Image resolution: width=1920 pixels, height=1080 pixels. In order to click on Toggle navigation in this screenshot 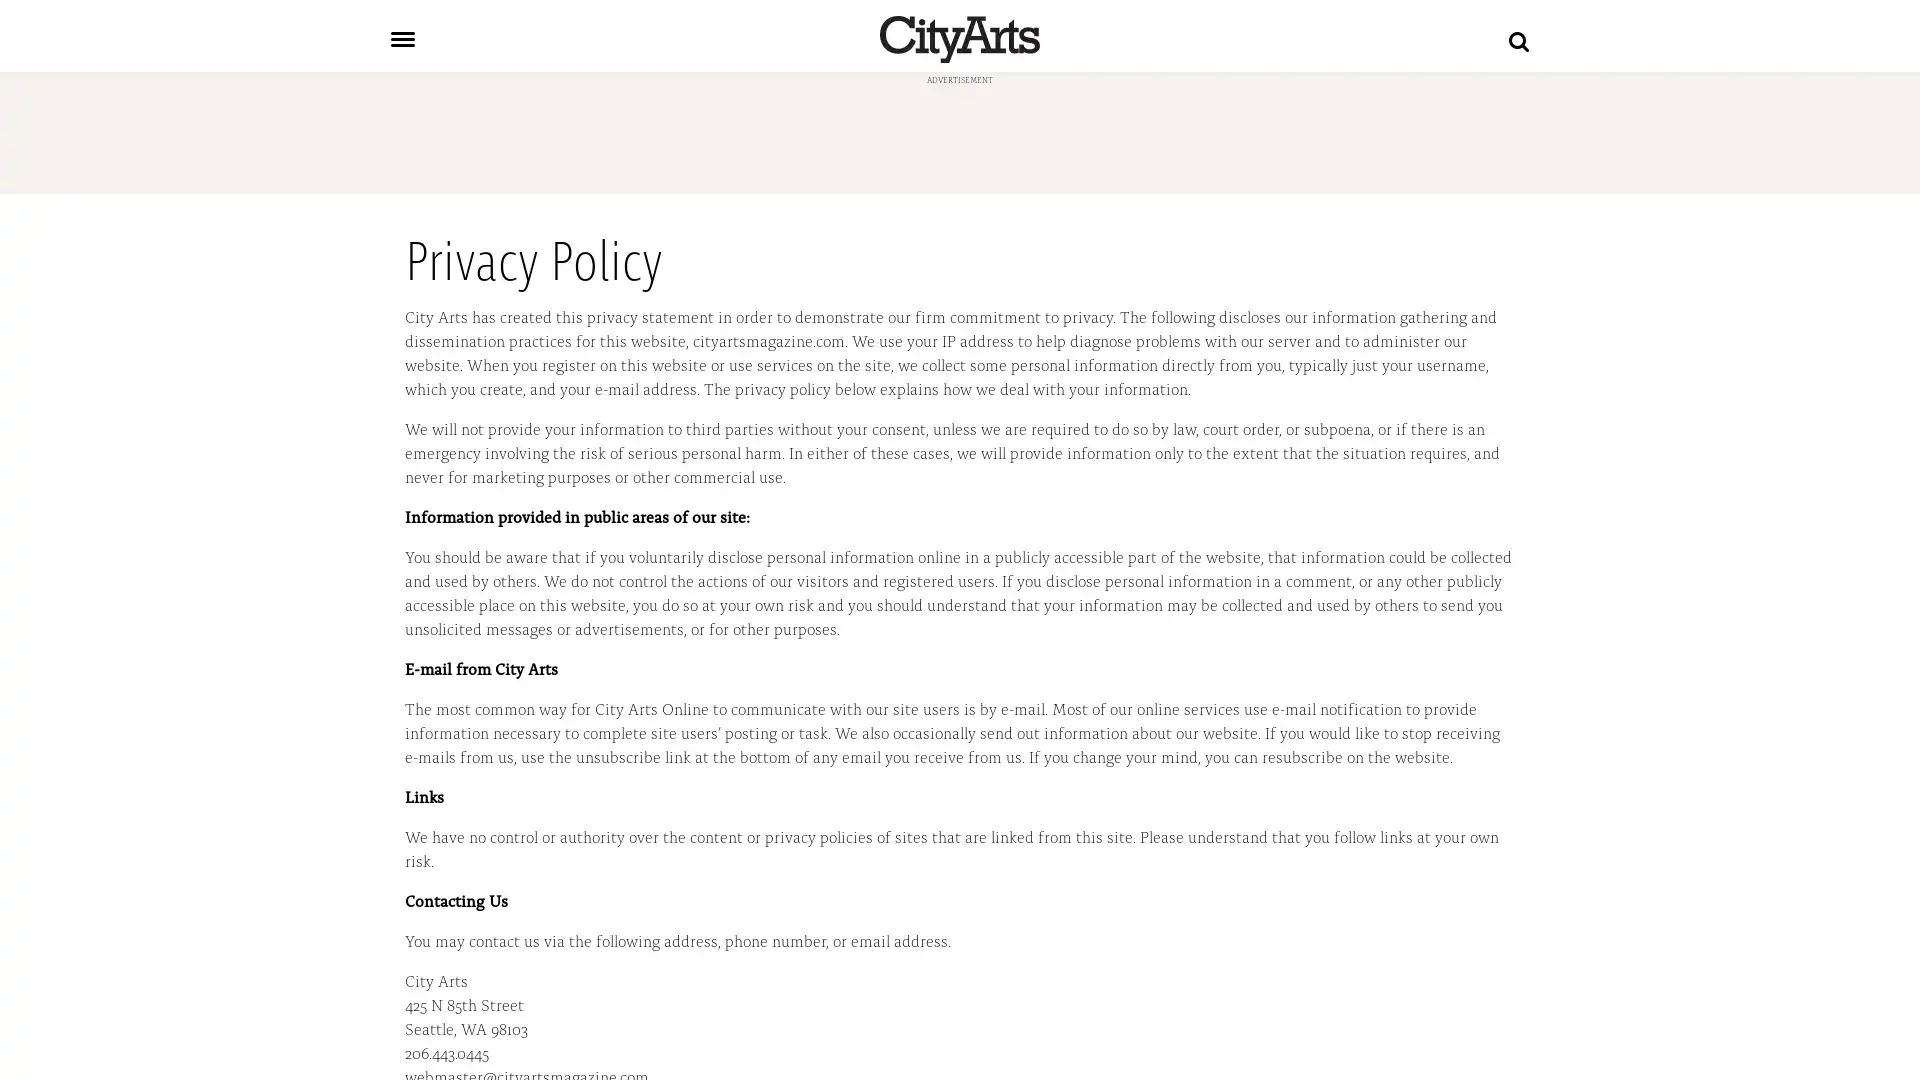, I will do `click(402, 39)`.